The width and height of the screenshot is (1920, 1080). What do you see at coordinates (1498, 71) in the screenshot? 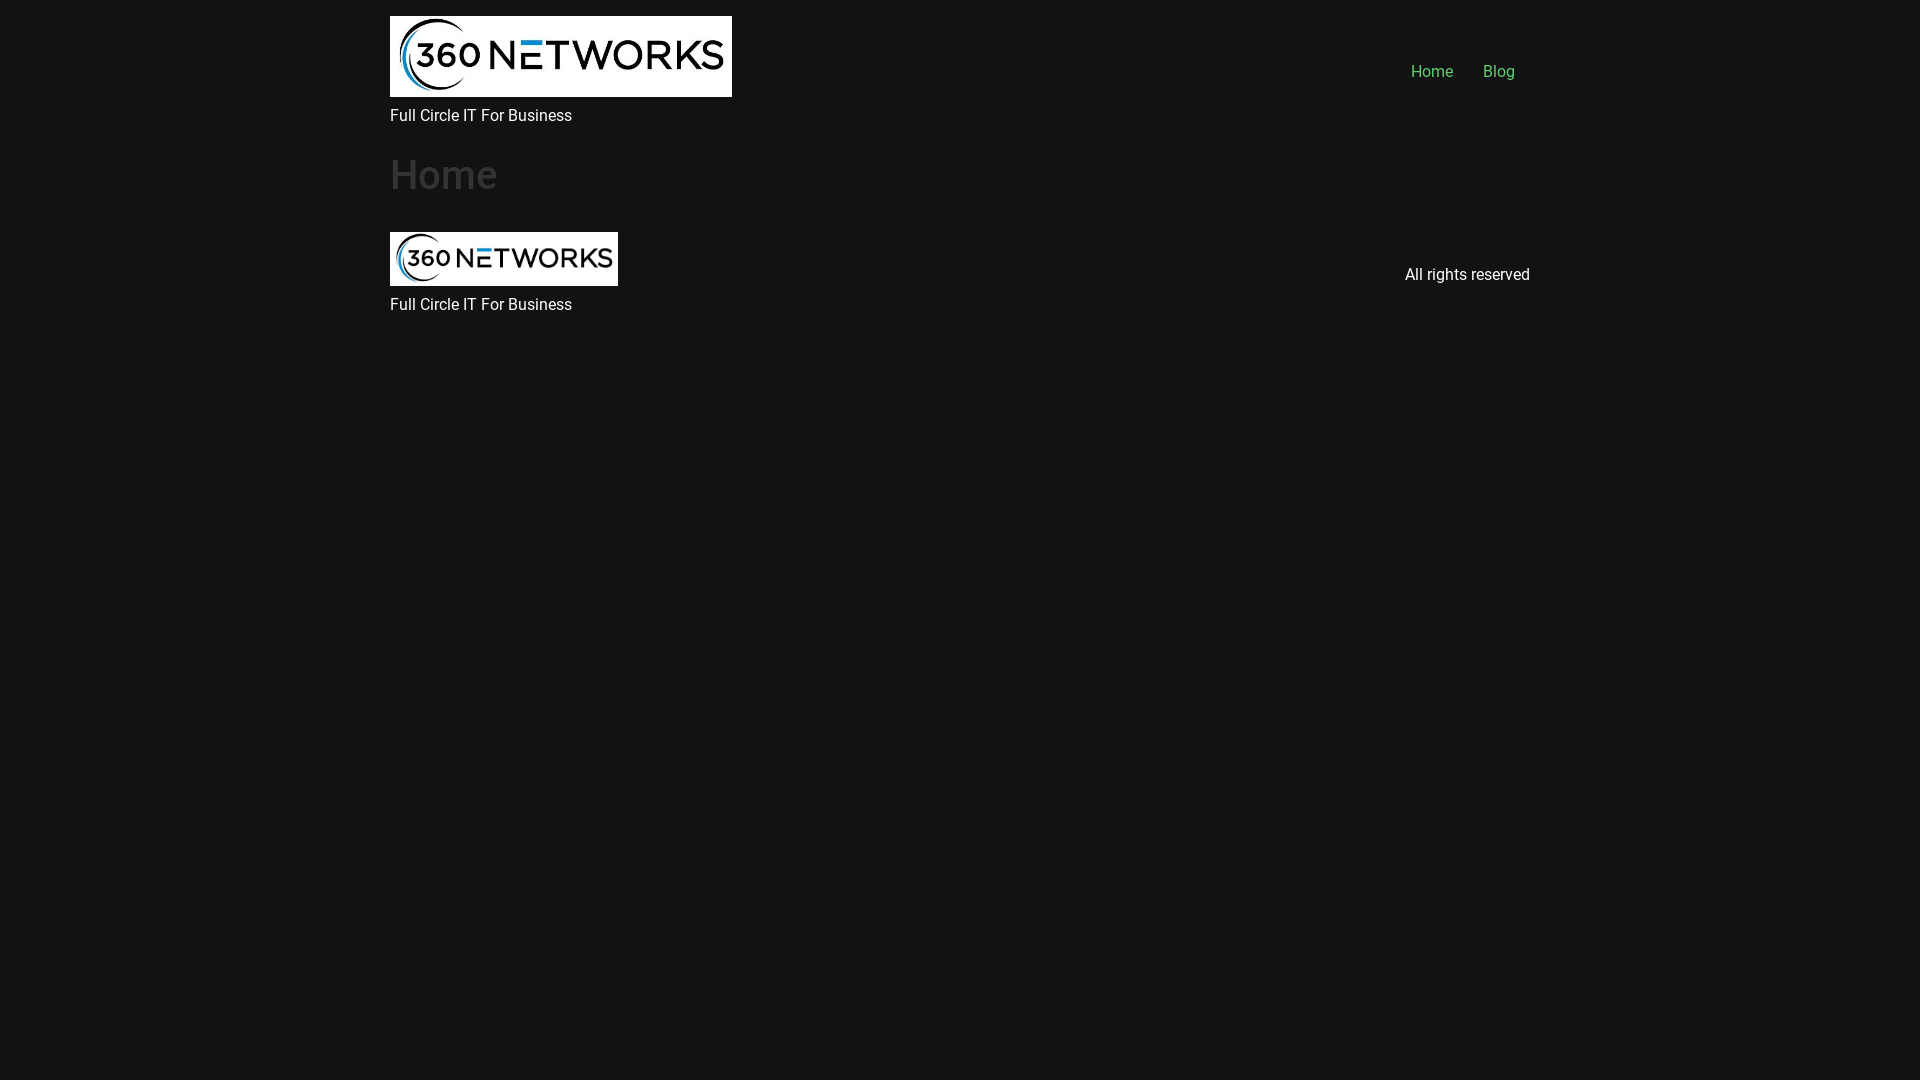
I see `'Blog'` at bounding box center [1498, 71].